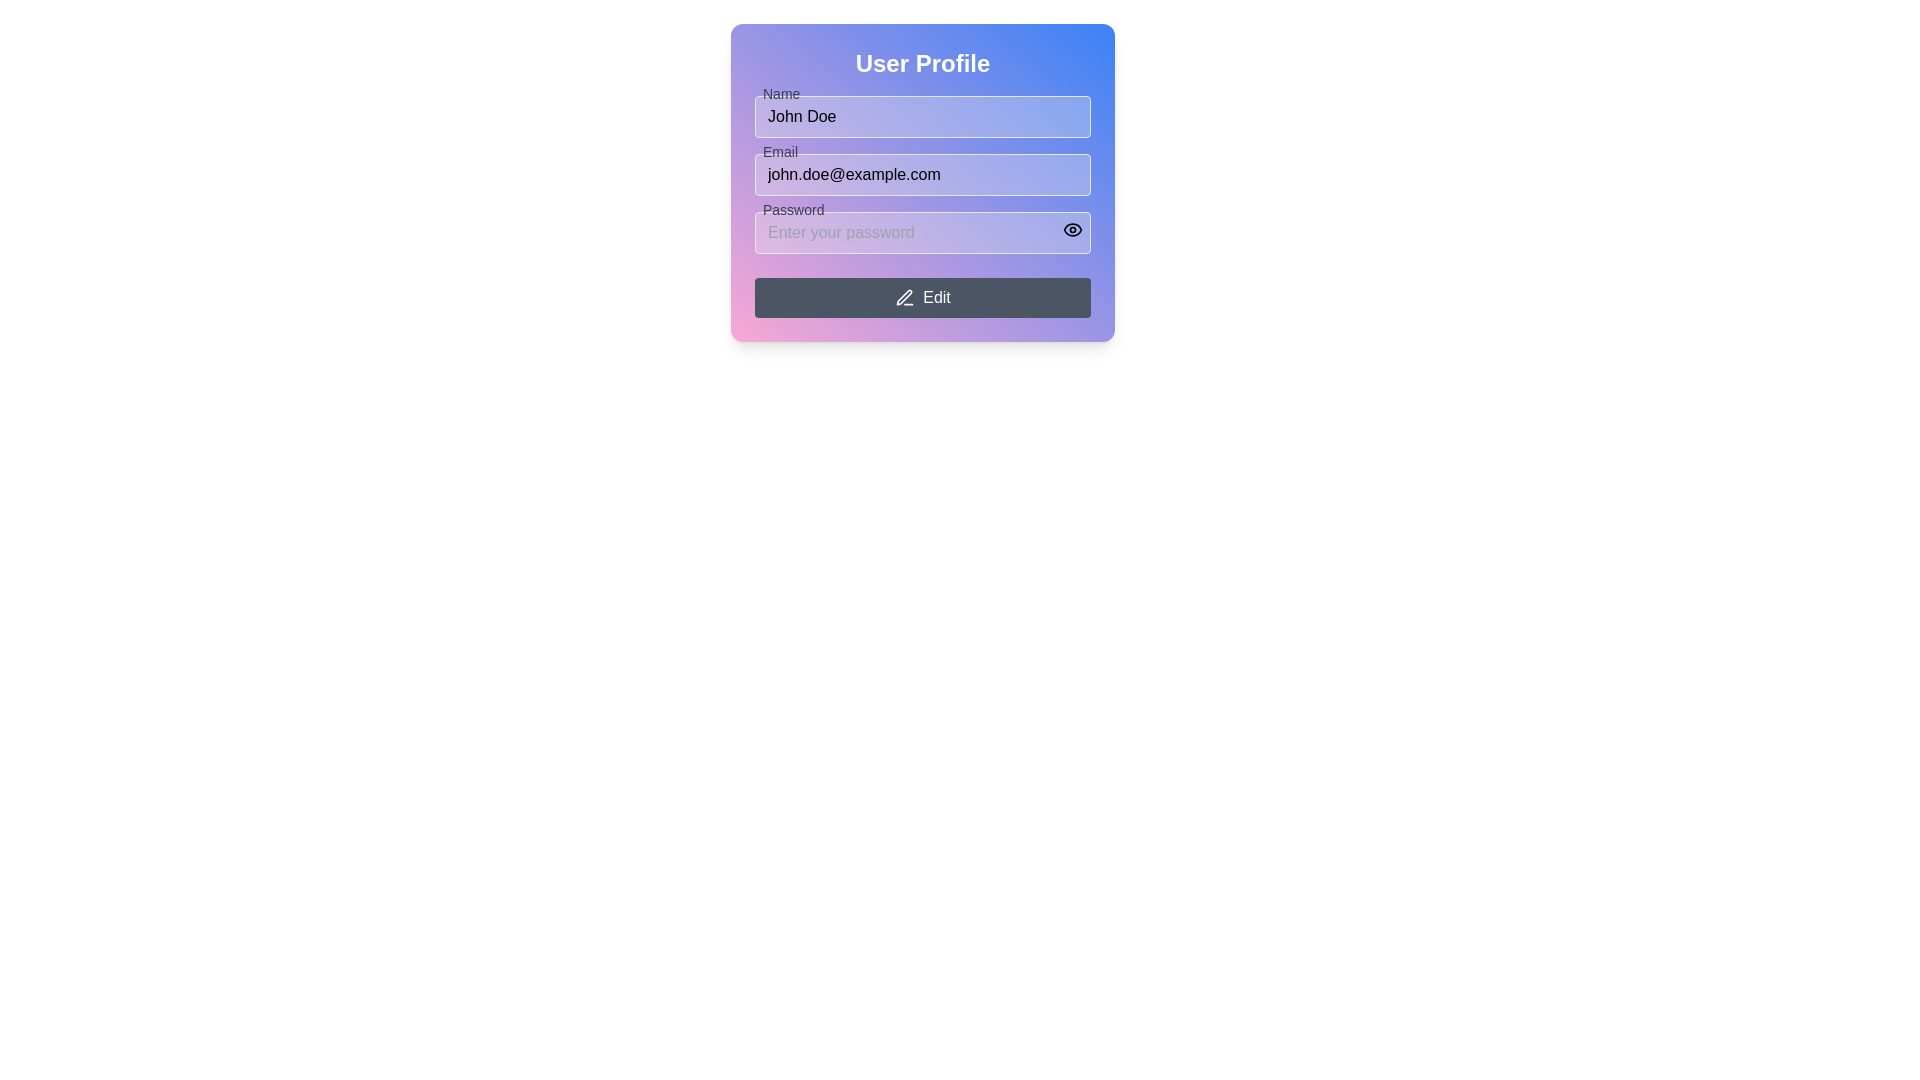 Image resolution: width=1920 pixels, height=1080 pixels. Describe the element at coordinates (921, 231) in the screenshot. I see `the Password input field with visibility toggle located below the 'Email' input field and above the 'Edit' button in the user profile card to enable potential hover interactions` at that location.